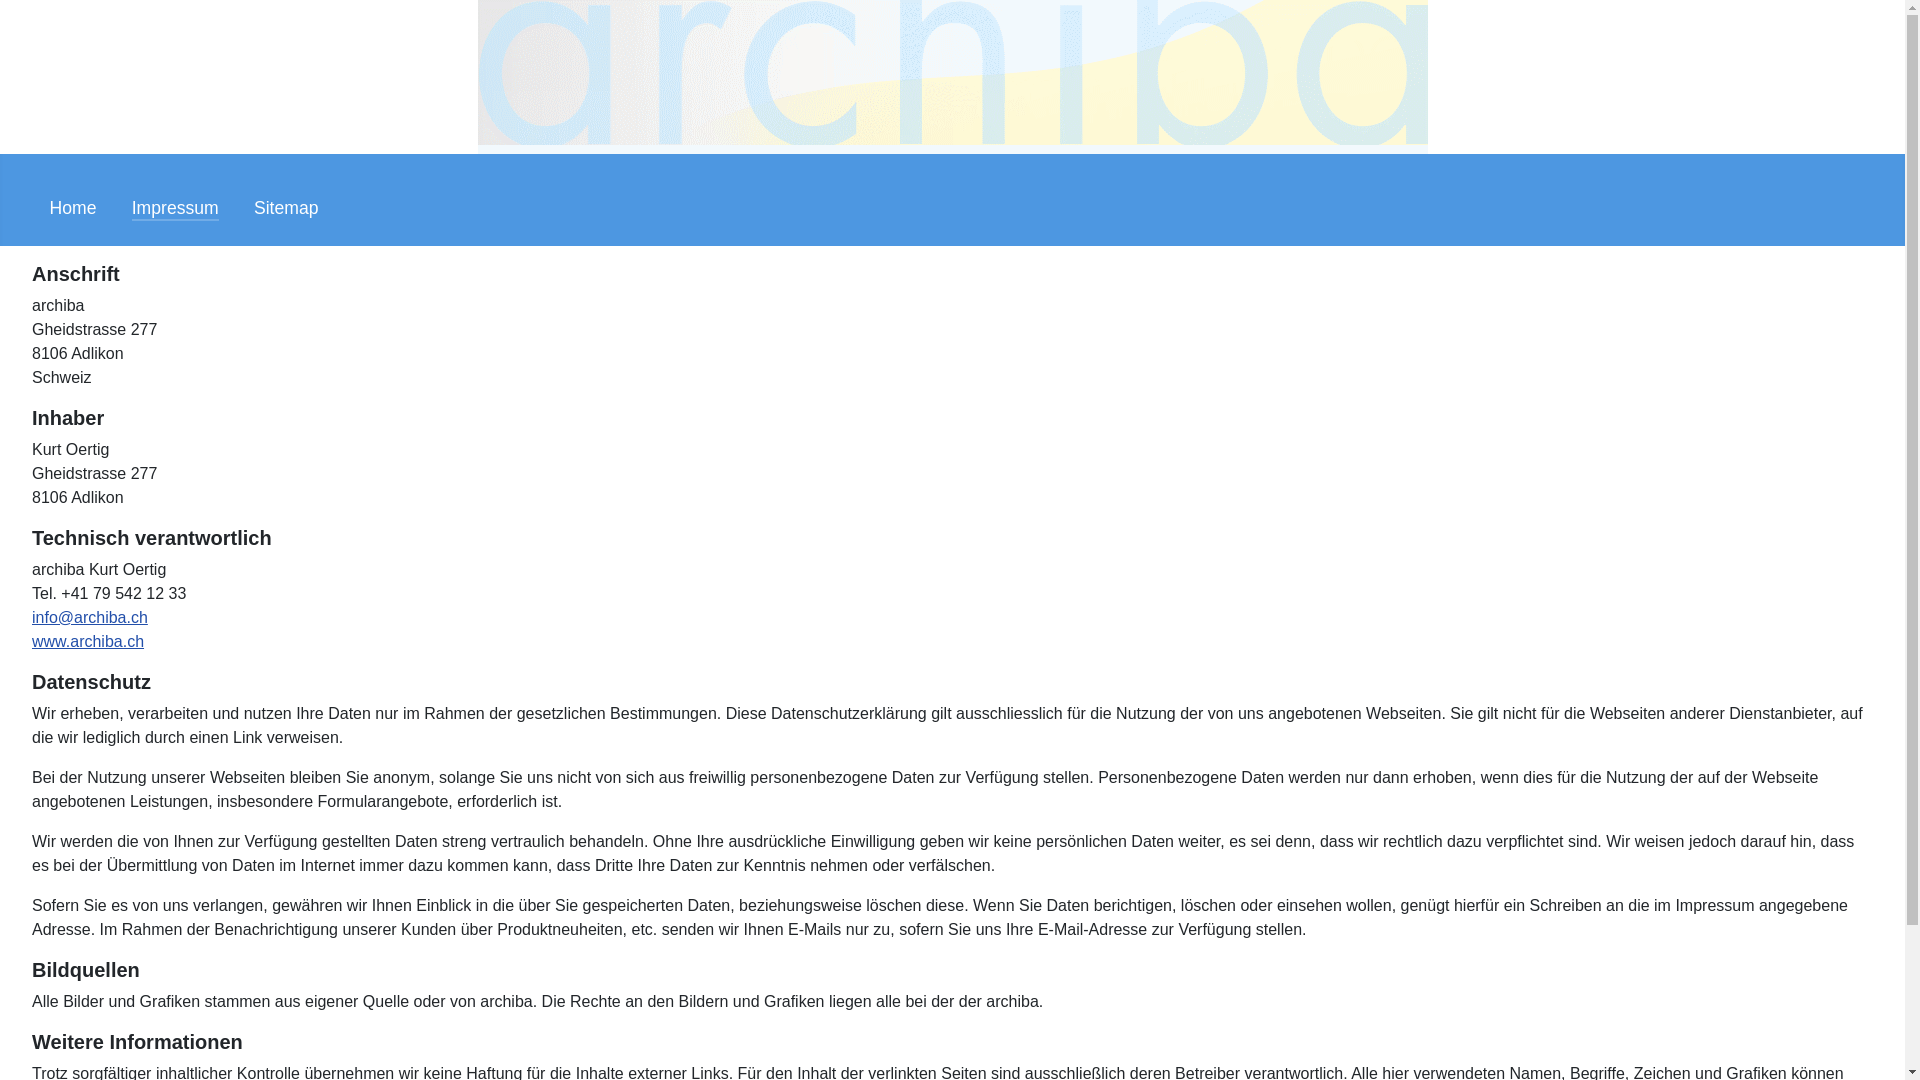  I want to click on 'info@archiba.ch', so click(89, 616).